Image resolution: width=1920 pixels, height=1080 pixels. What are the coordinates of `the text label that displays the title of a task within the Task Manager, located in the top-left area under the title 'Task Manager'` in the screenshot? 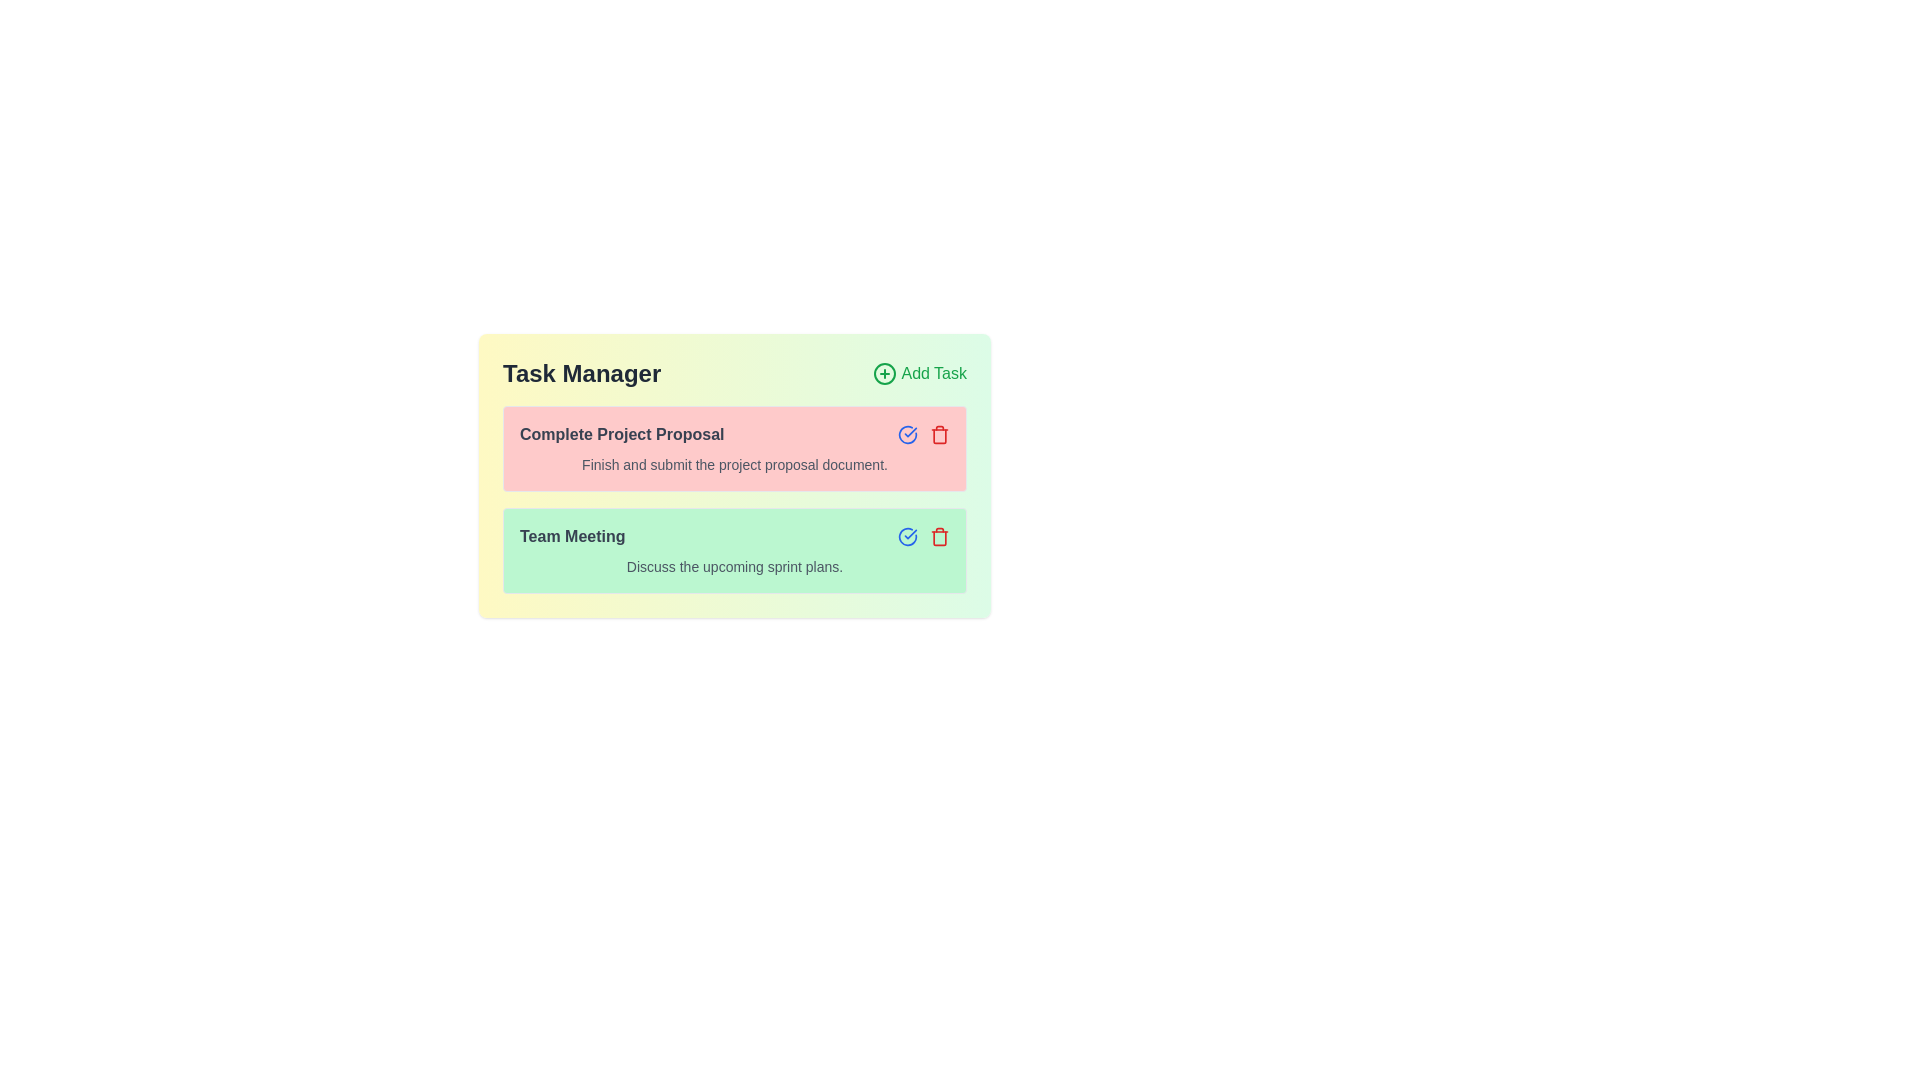 It's located at (621, 434).